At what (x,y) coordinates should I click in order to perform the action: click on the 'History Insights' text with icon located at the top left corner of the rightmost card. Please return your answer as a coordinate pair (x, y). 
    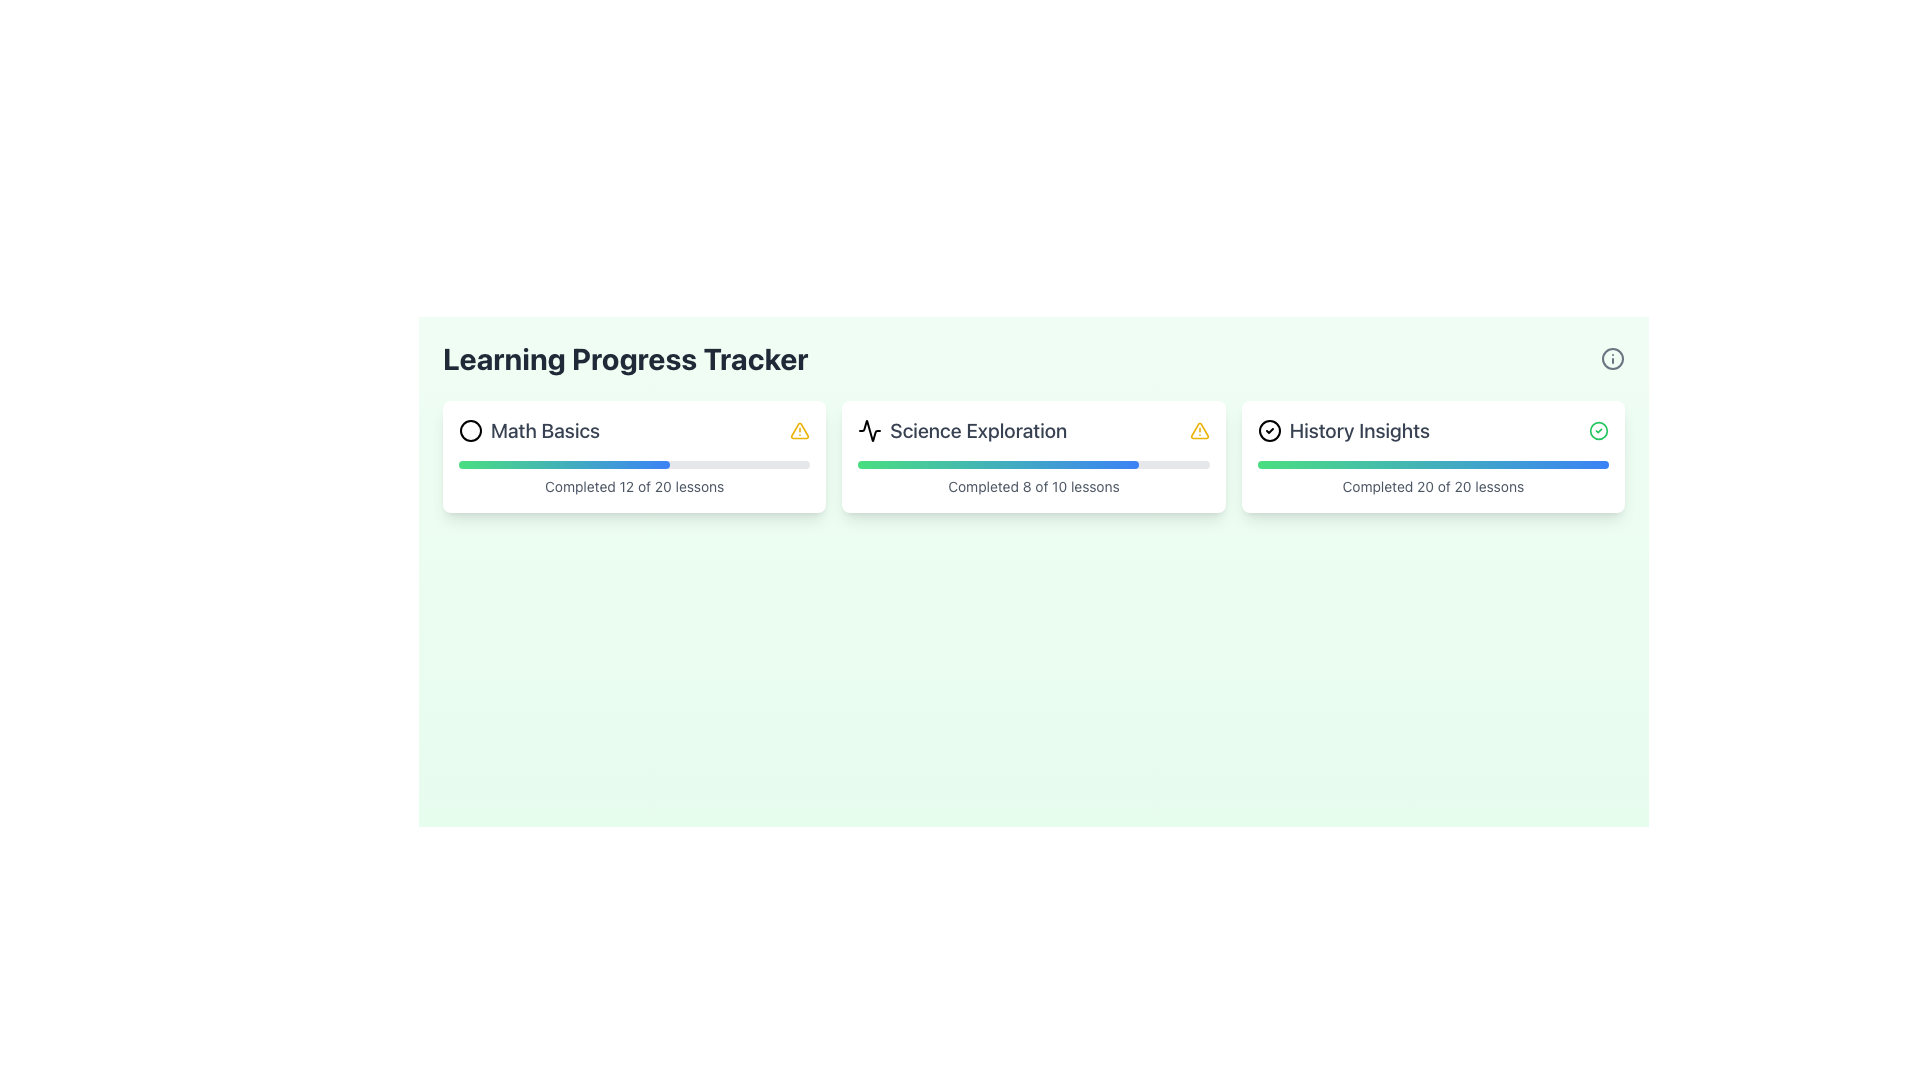
    Looking at the image, I should click on (1343, 430).